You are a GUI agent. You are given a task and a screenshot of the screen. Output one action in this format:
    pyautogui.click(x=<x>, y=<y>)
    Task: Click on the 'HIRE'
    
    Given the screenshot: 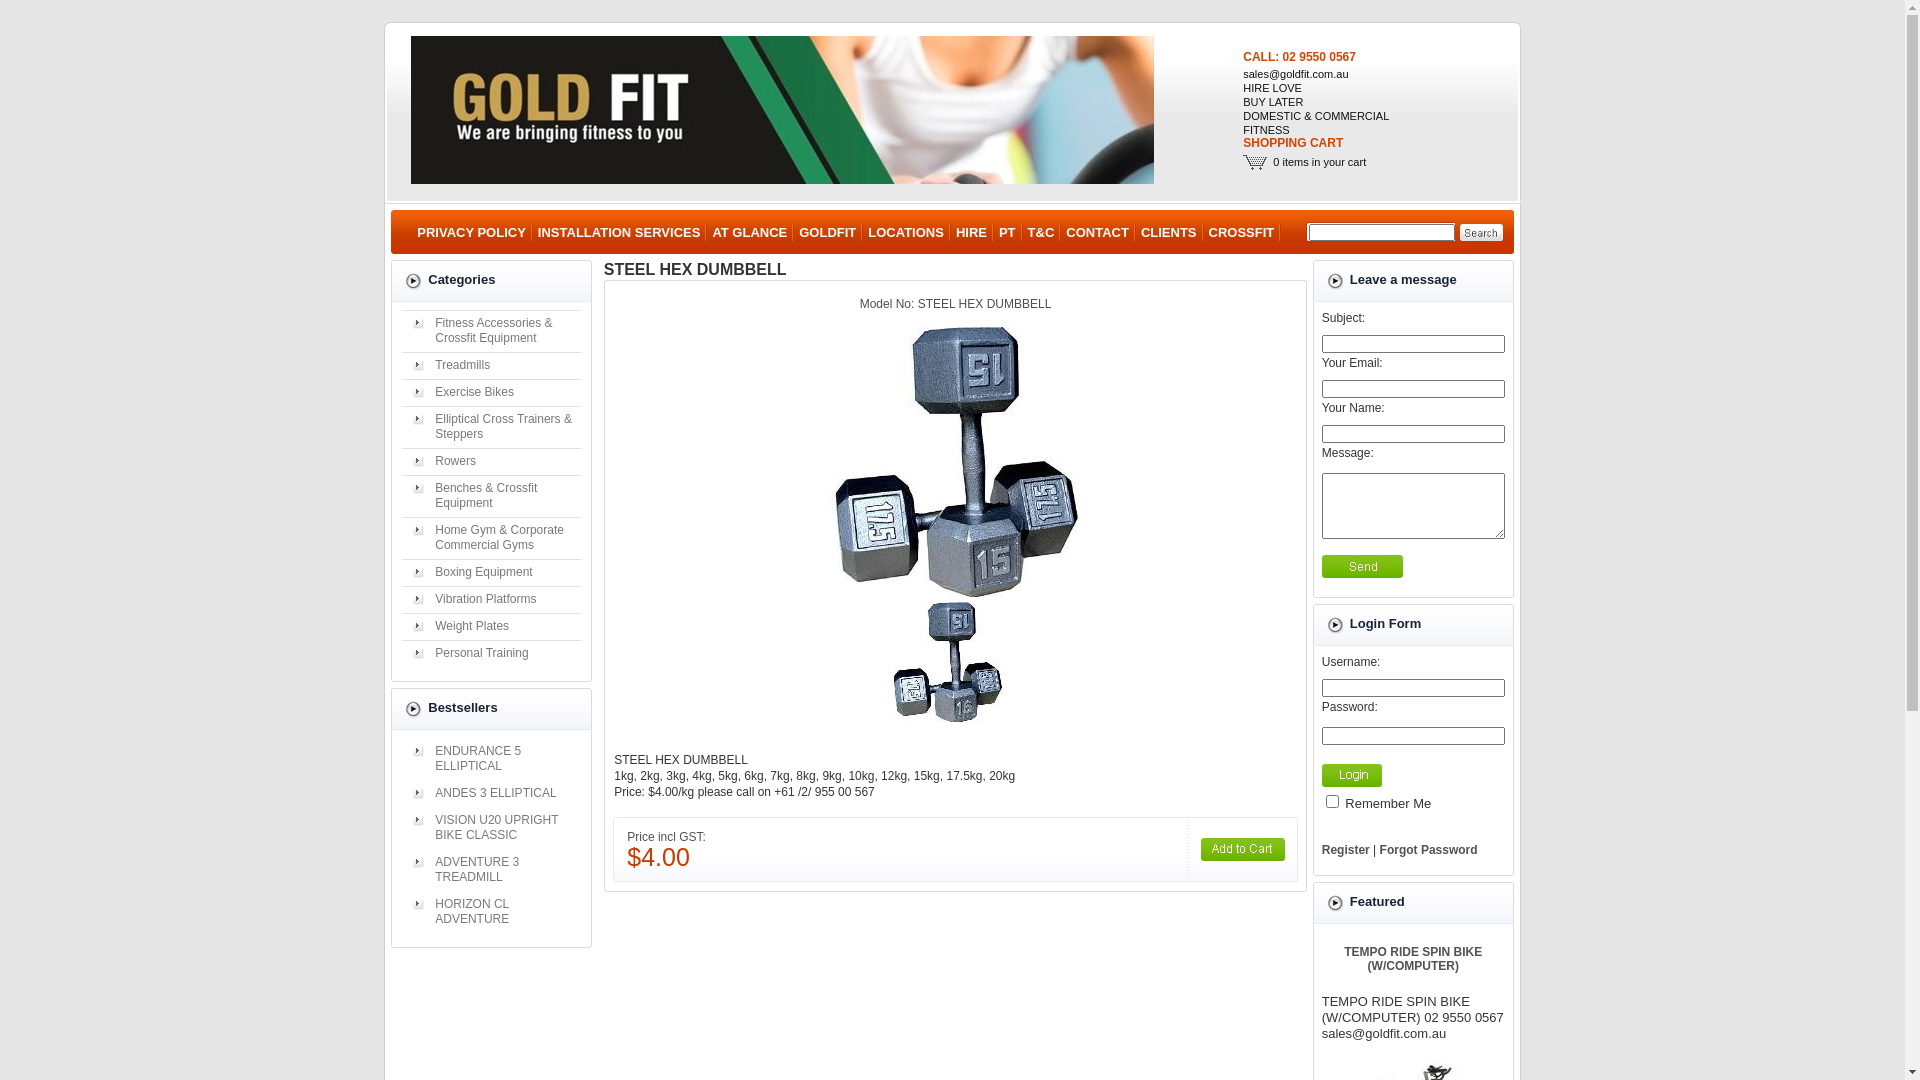 What is the action you would take?
    pyautogui.click(x=954, y=230)
    